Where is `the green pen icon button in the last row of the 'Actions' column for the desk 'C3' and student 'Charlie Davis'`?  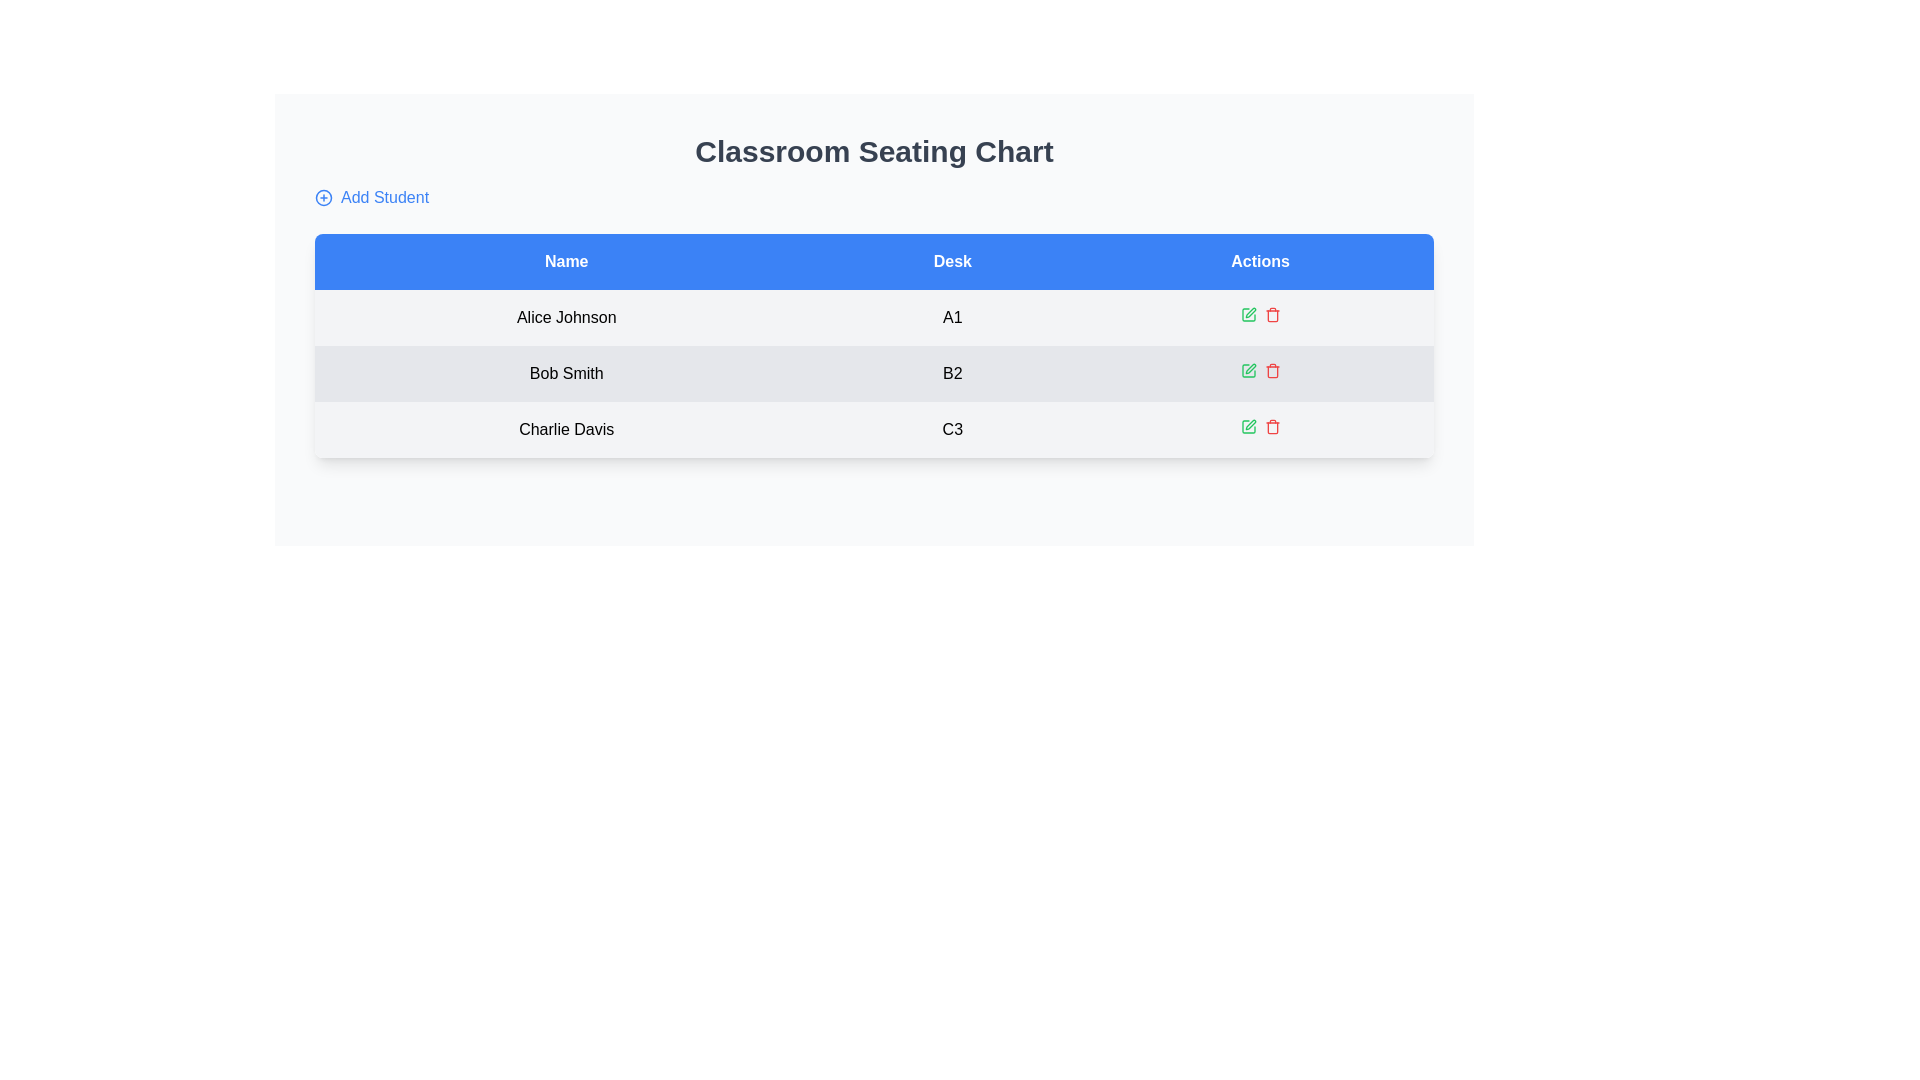 the green pen icon button in the last row of the 'Actions' column for the desk 'C3' and student 'Charlie Davis' is located at coordinates (1247, 426).